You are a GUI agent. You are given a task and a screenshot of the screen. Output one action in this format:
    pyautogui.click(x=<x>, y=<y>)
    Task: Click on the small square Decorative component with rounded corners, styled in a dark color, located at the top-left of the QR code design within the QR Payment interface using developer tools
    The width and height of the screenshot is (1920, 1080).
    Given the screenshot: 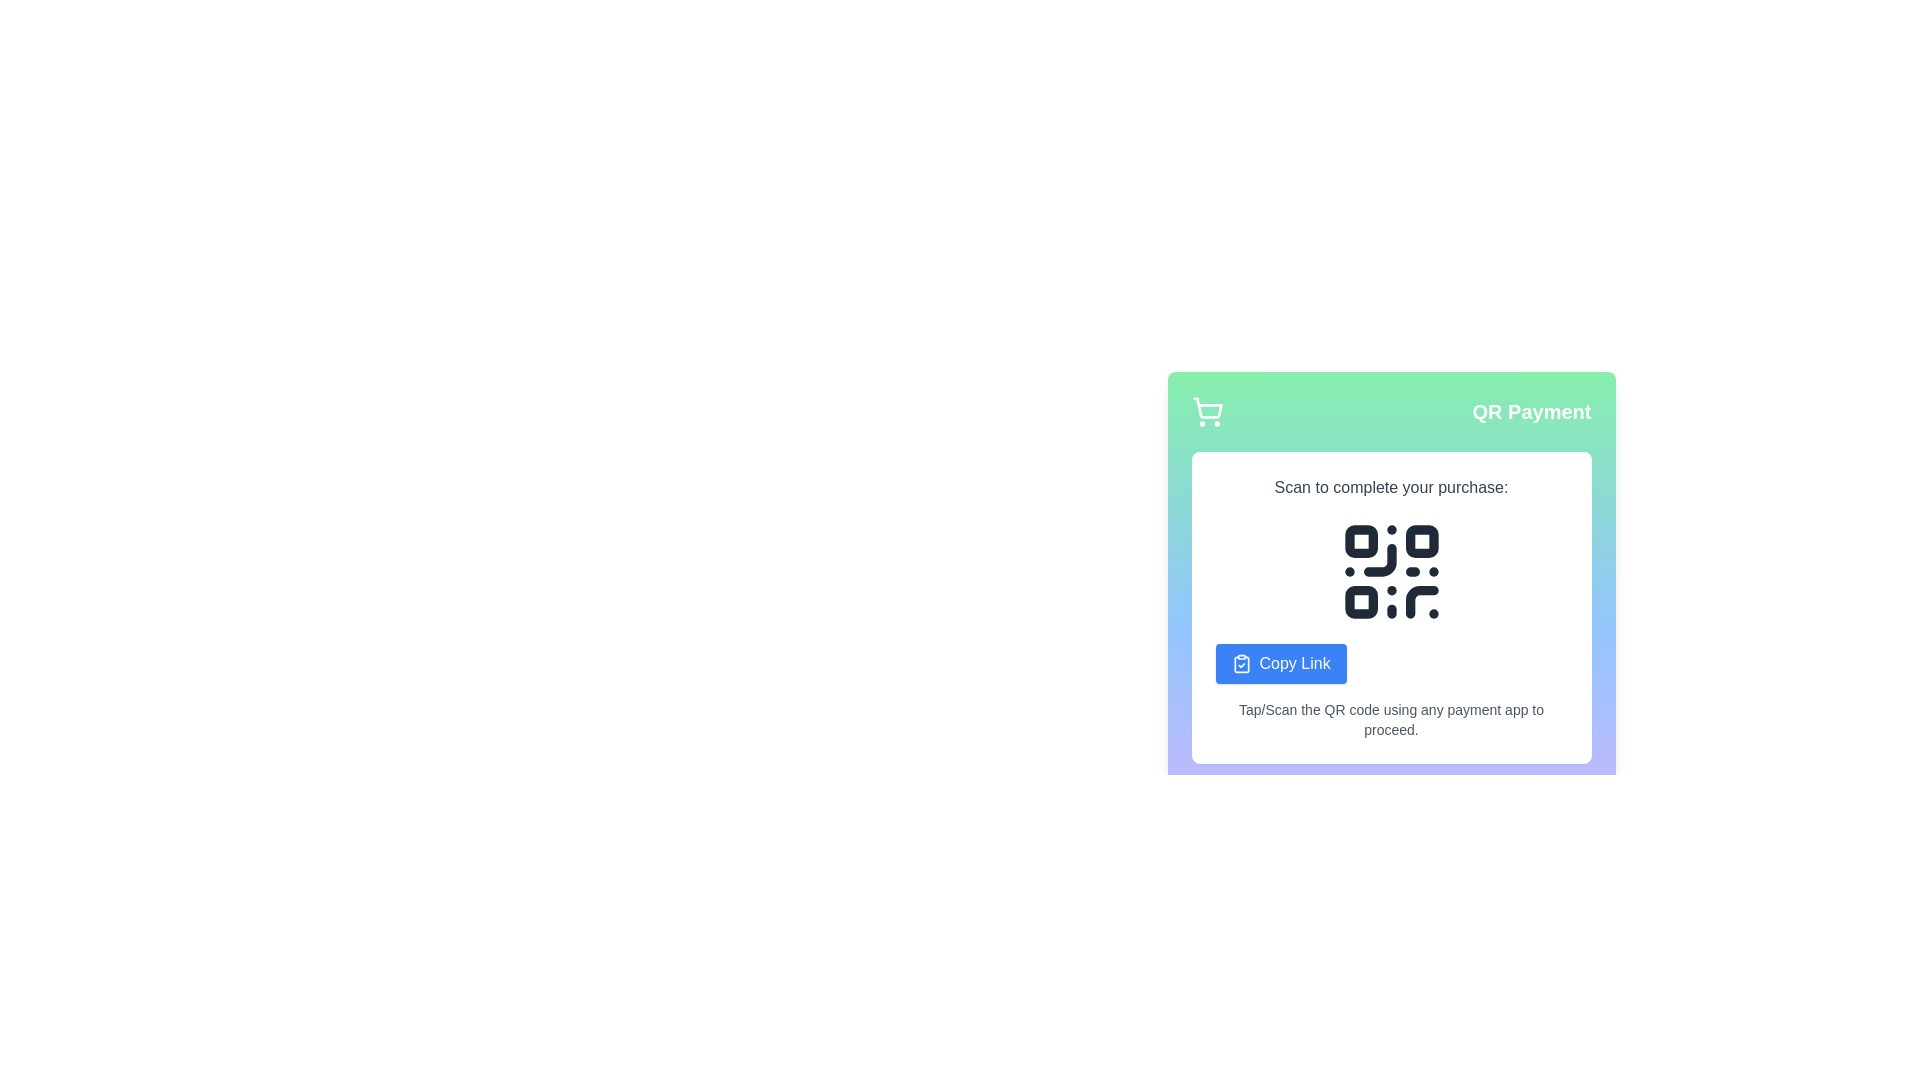 What is the action you would take?
    pyautogui.click(x=1360, y=541)
    